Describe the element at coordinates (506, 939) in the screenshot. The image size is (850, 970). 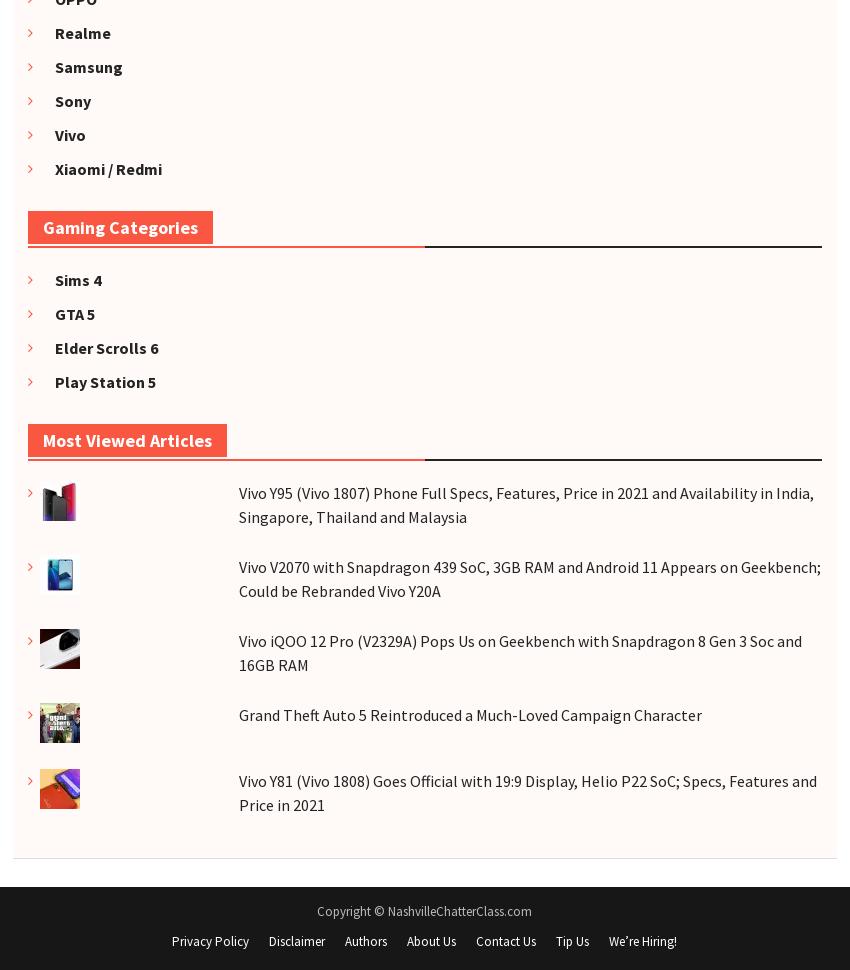
I see `'Contact Us'` at that location.